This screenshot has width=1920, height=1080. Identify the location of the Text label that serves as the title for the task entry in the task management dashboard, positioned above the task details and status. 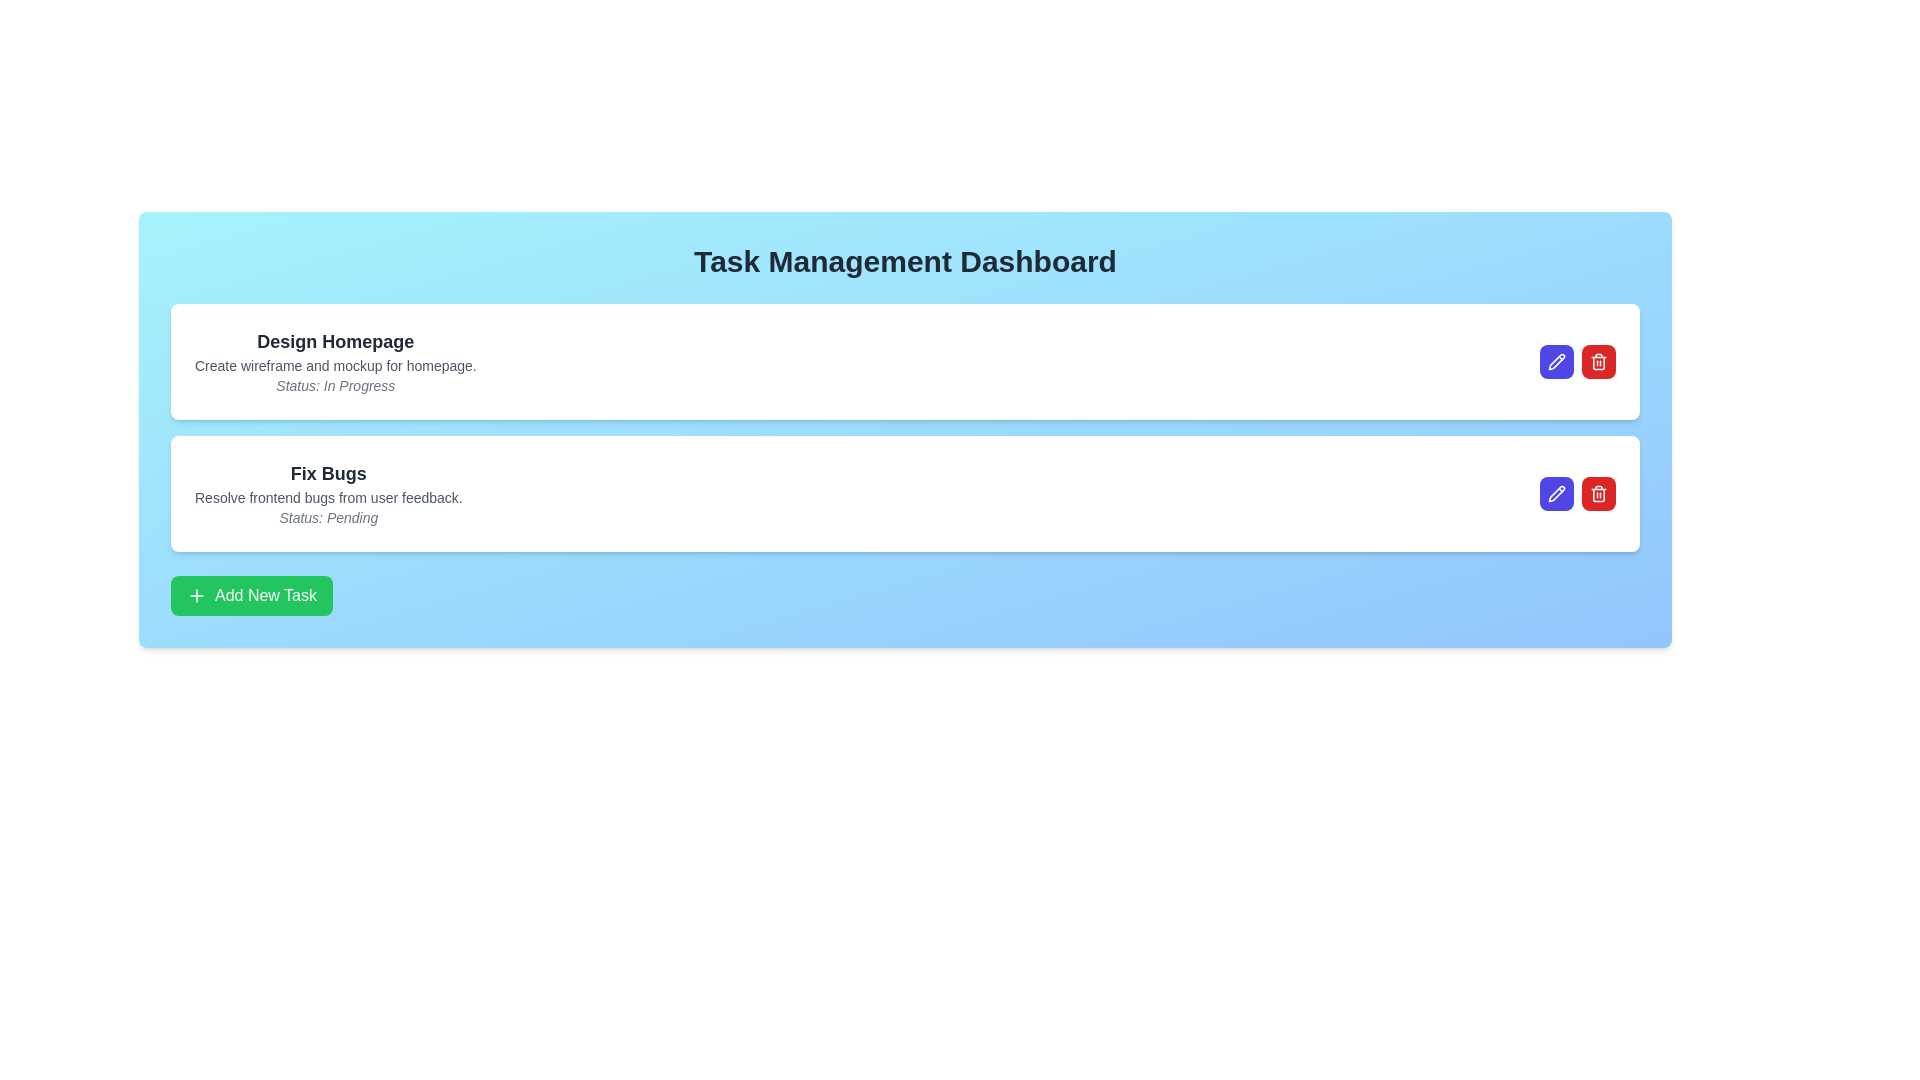
(328, 474).